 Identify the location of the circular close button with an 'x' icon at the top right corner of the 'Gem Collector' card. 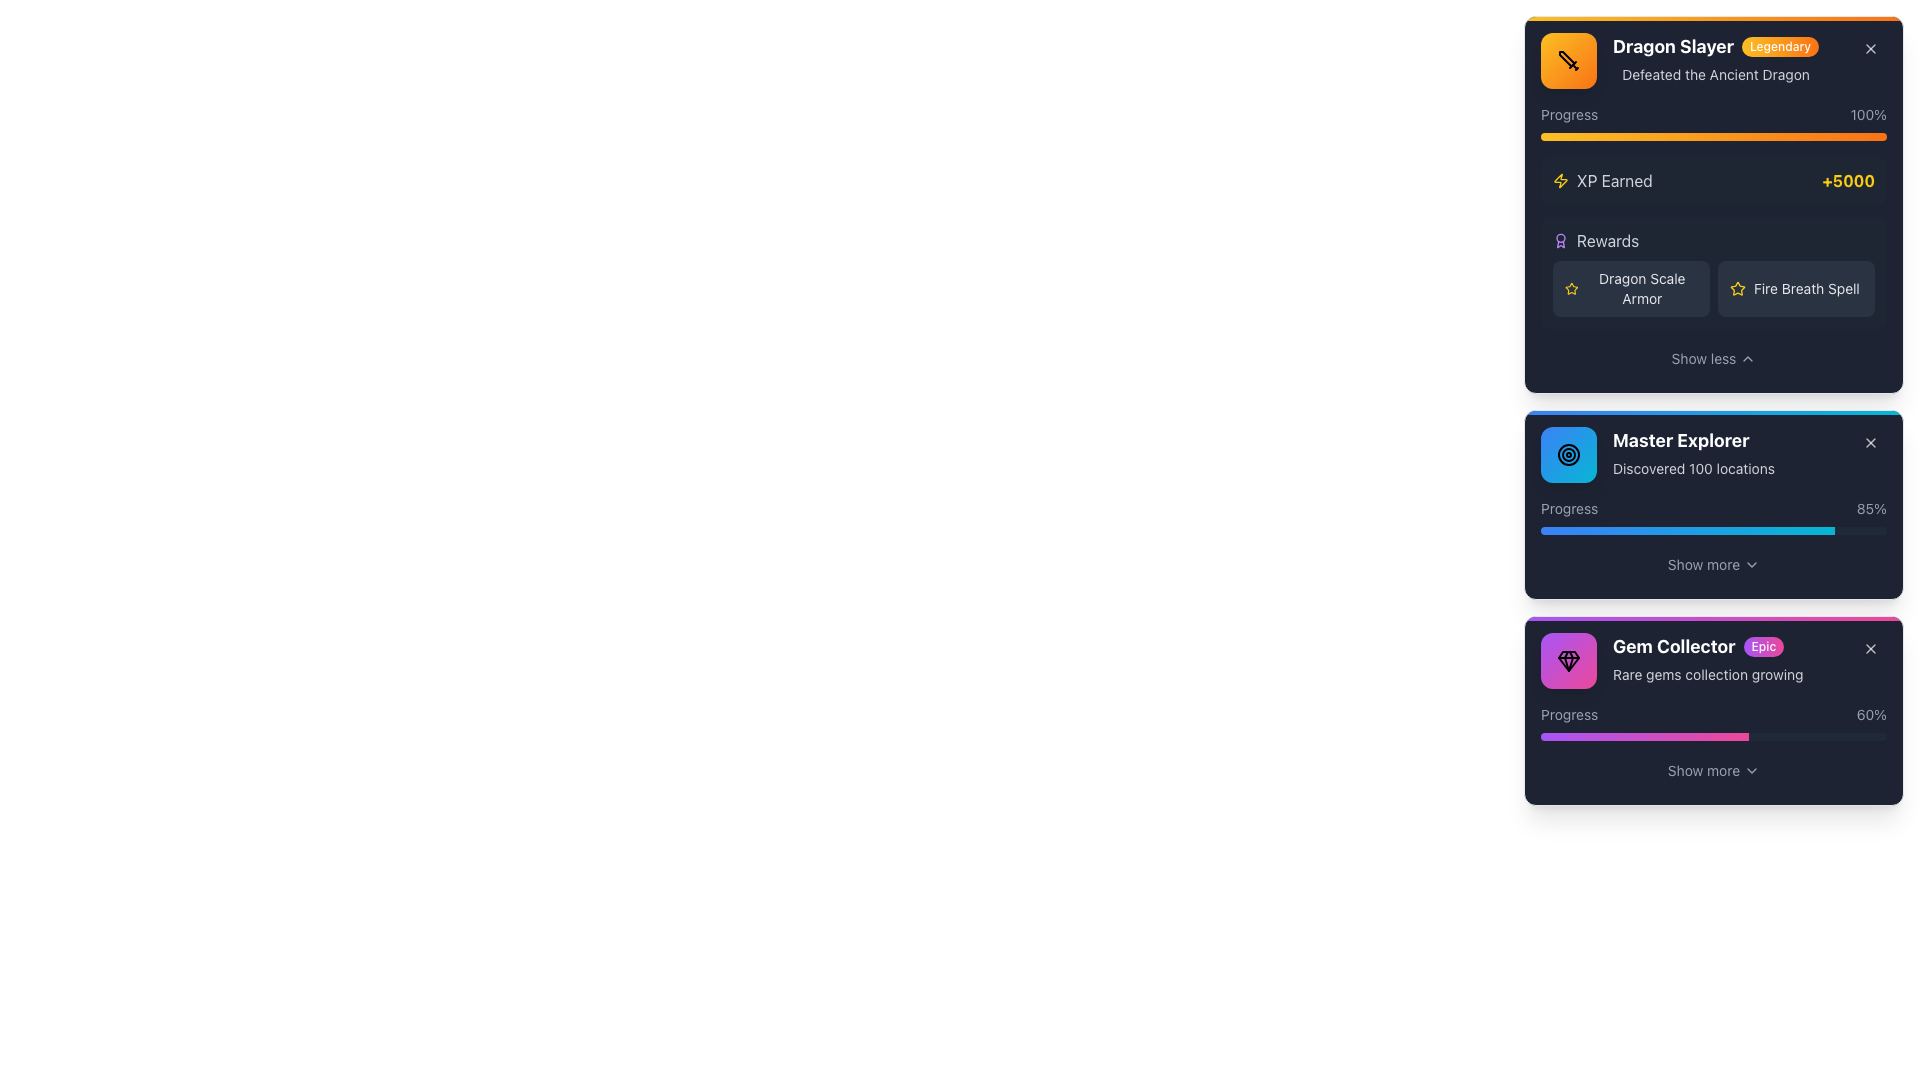
(1870, 648).